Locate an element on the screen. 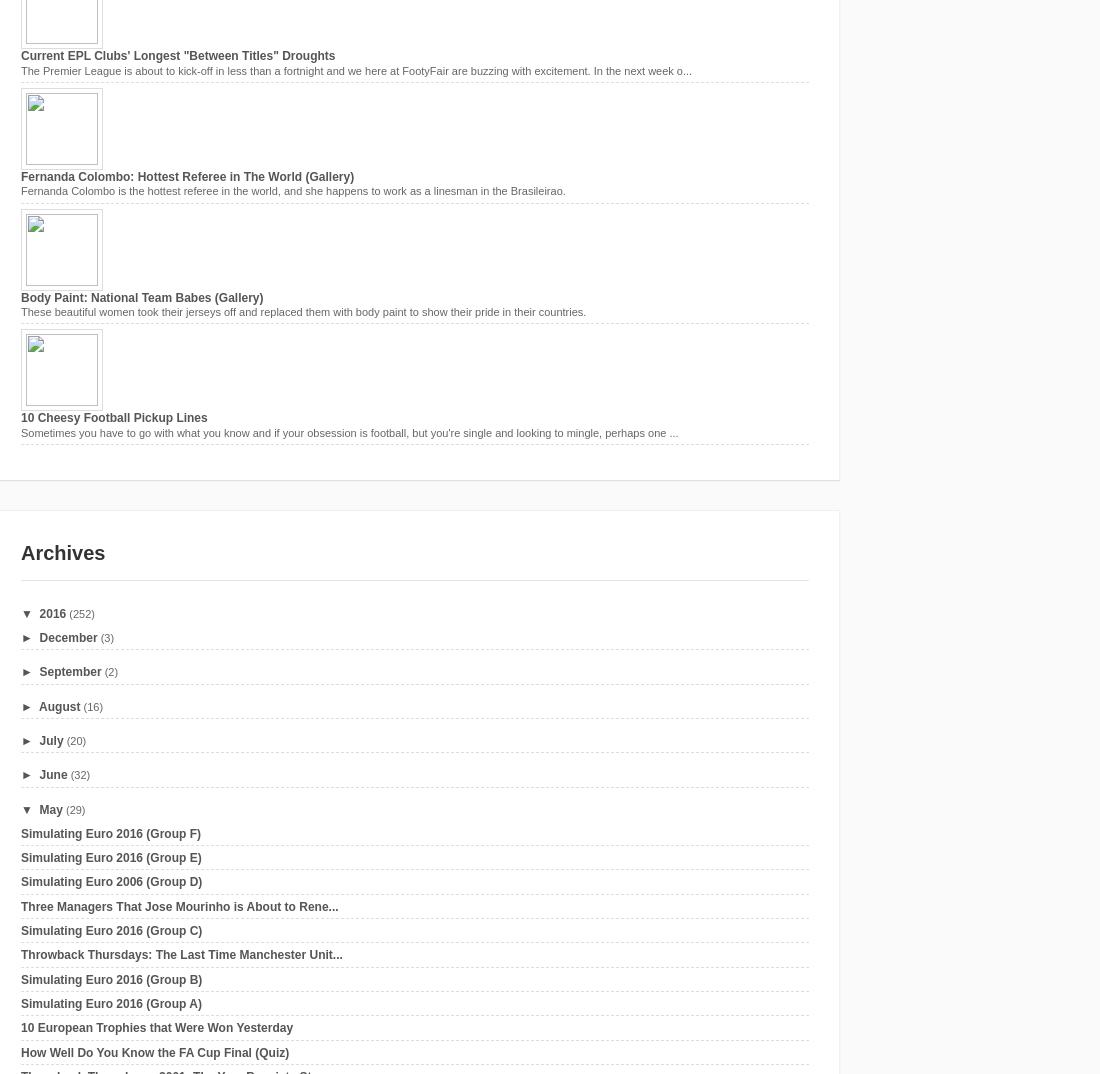 The image size is (1100, 1074). '(20)' is located at coordinates (76, 740).